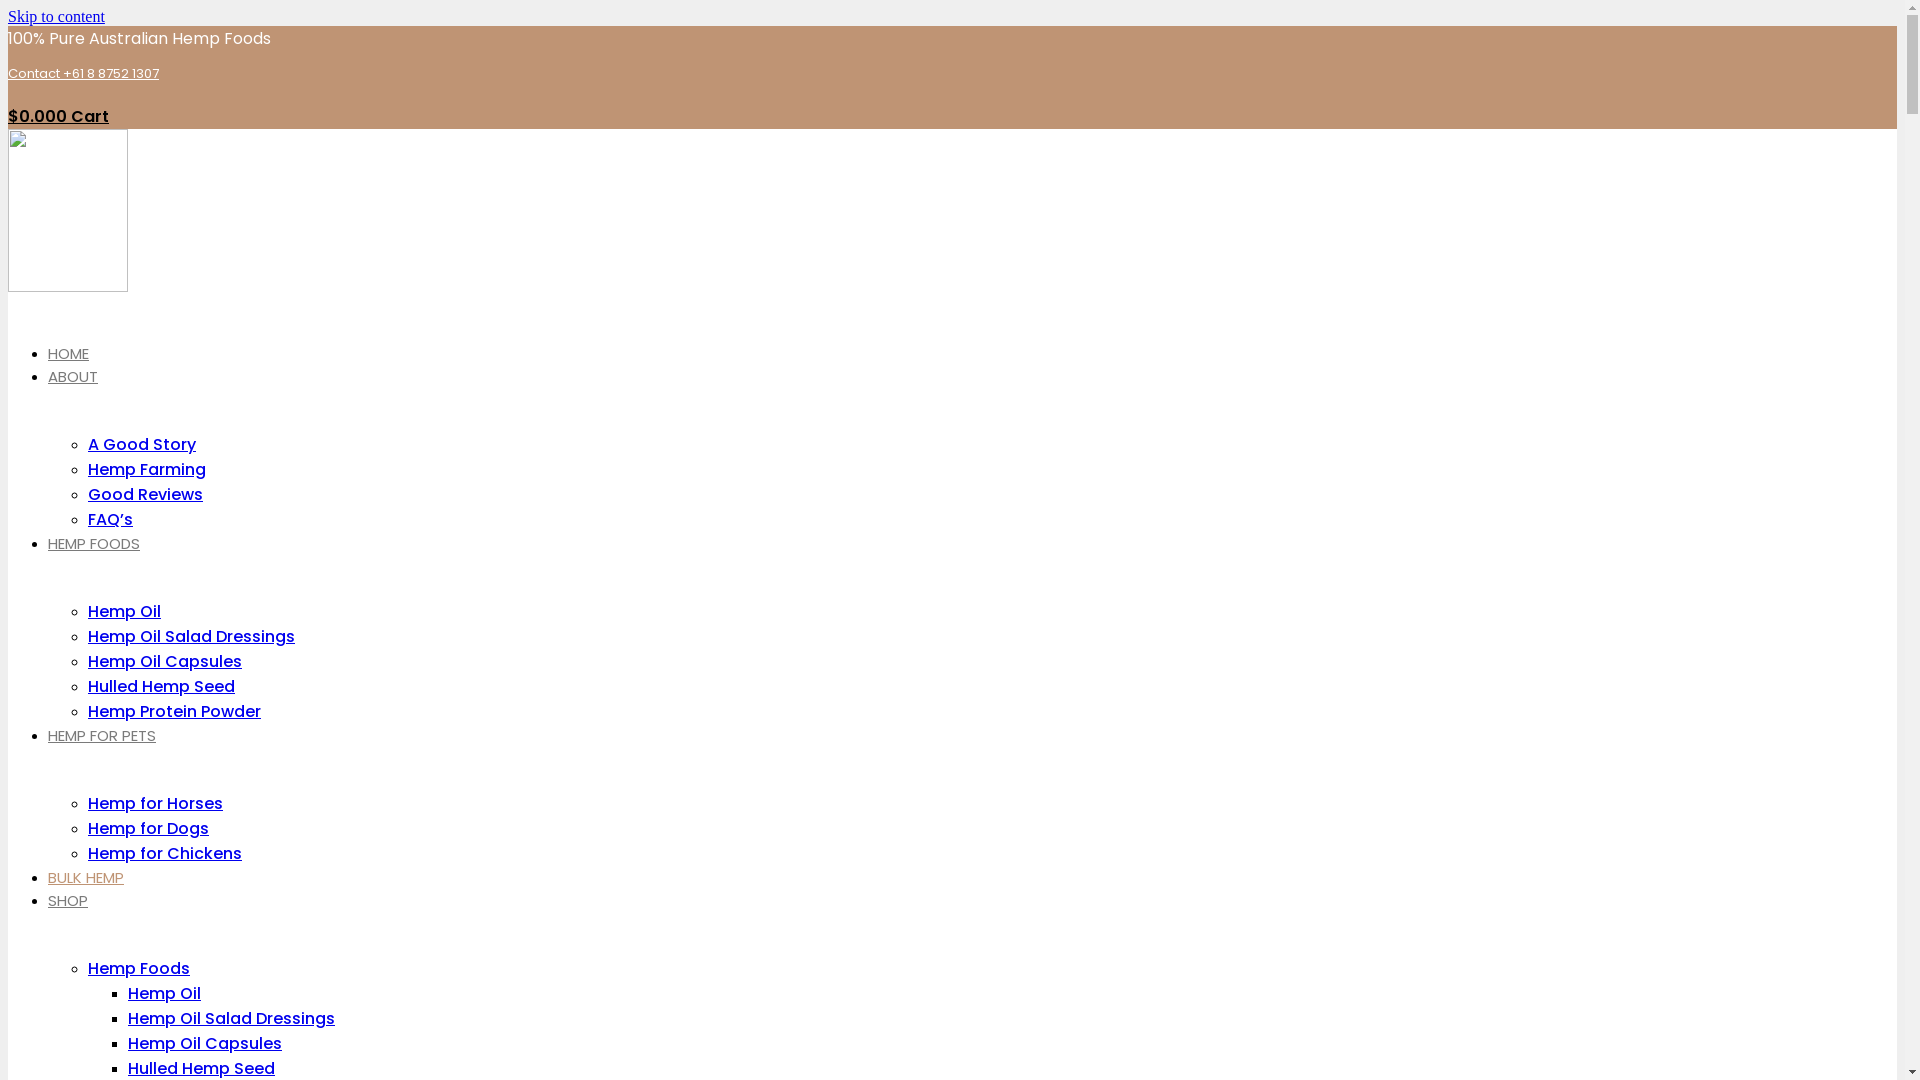 The height and width of the screenshot is (1080, 1920). What do you see at coordinates (68, 352) in the screenshot?
I see `'HOME'` at bounding box center [68, 352].